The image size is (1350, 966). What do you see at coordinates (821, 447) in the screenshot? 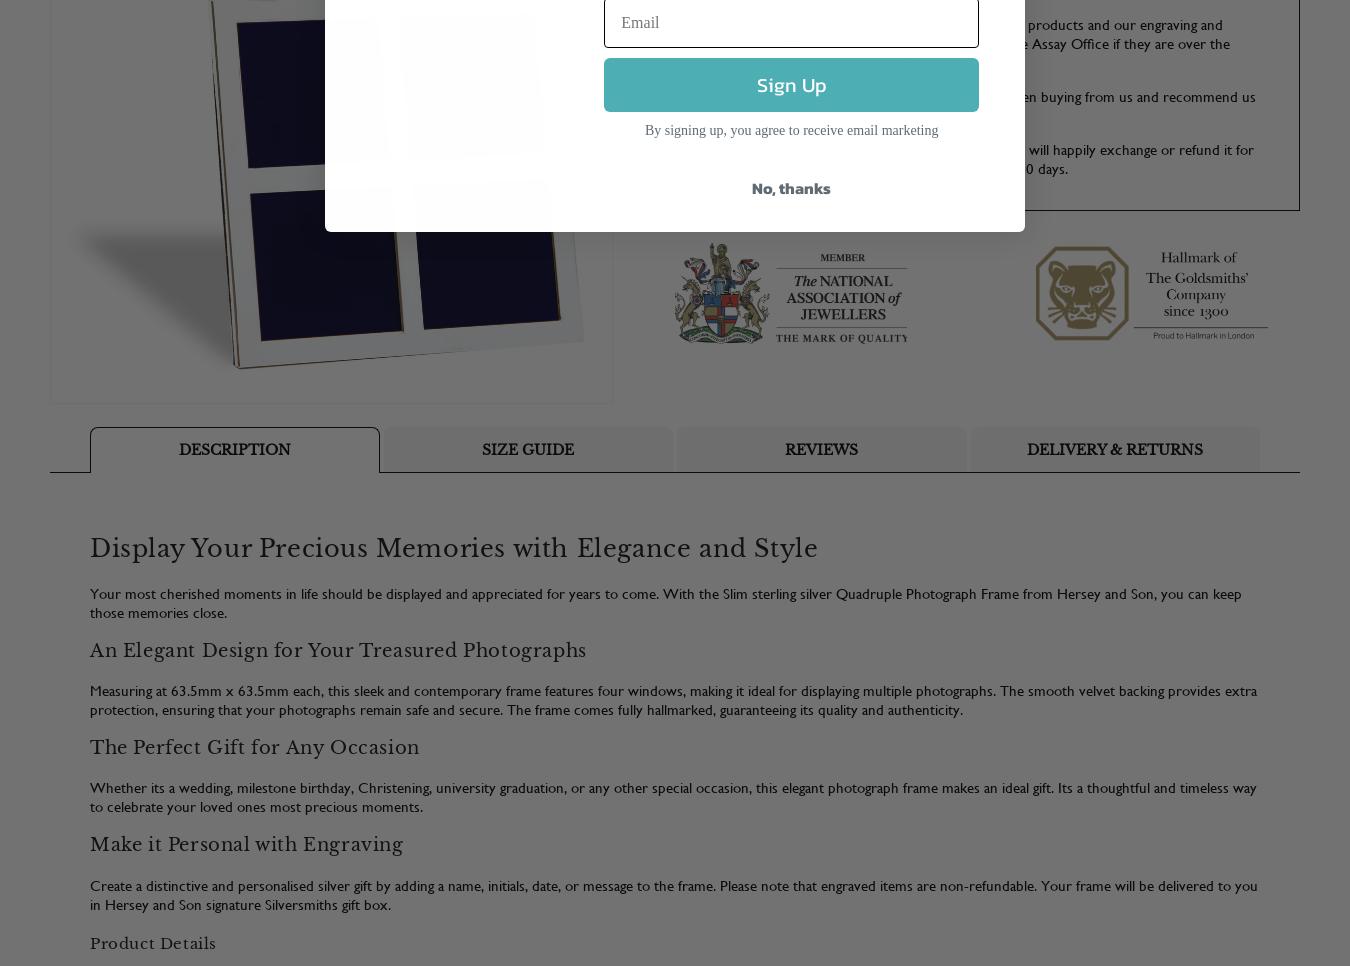
I see `'reviews'` at bounding box center [821, 447].